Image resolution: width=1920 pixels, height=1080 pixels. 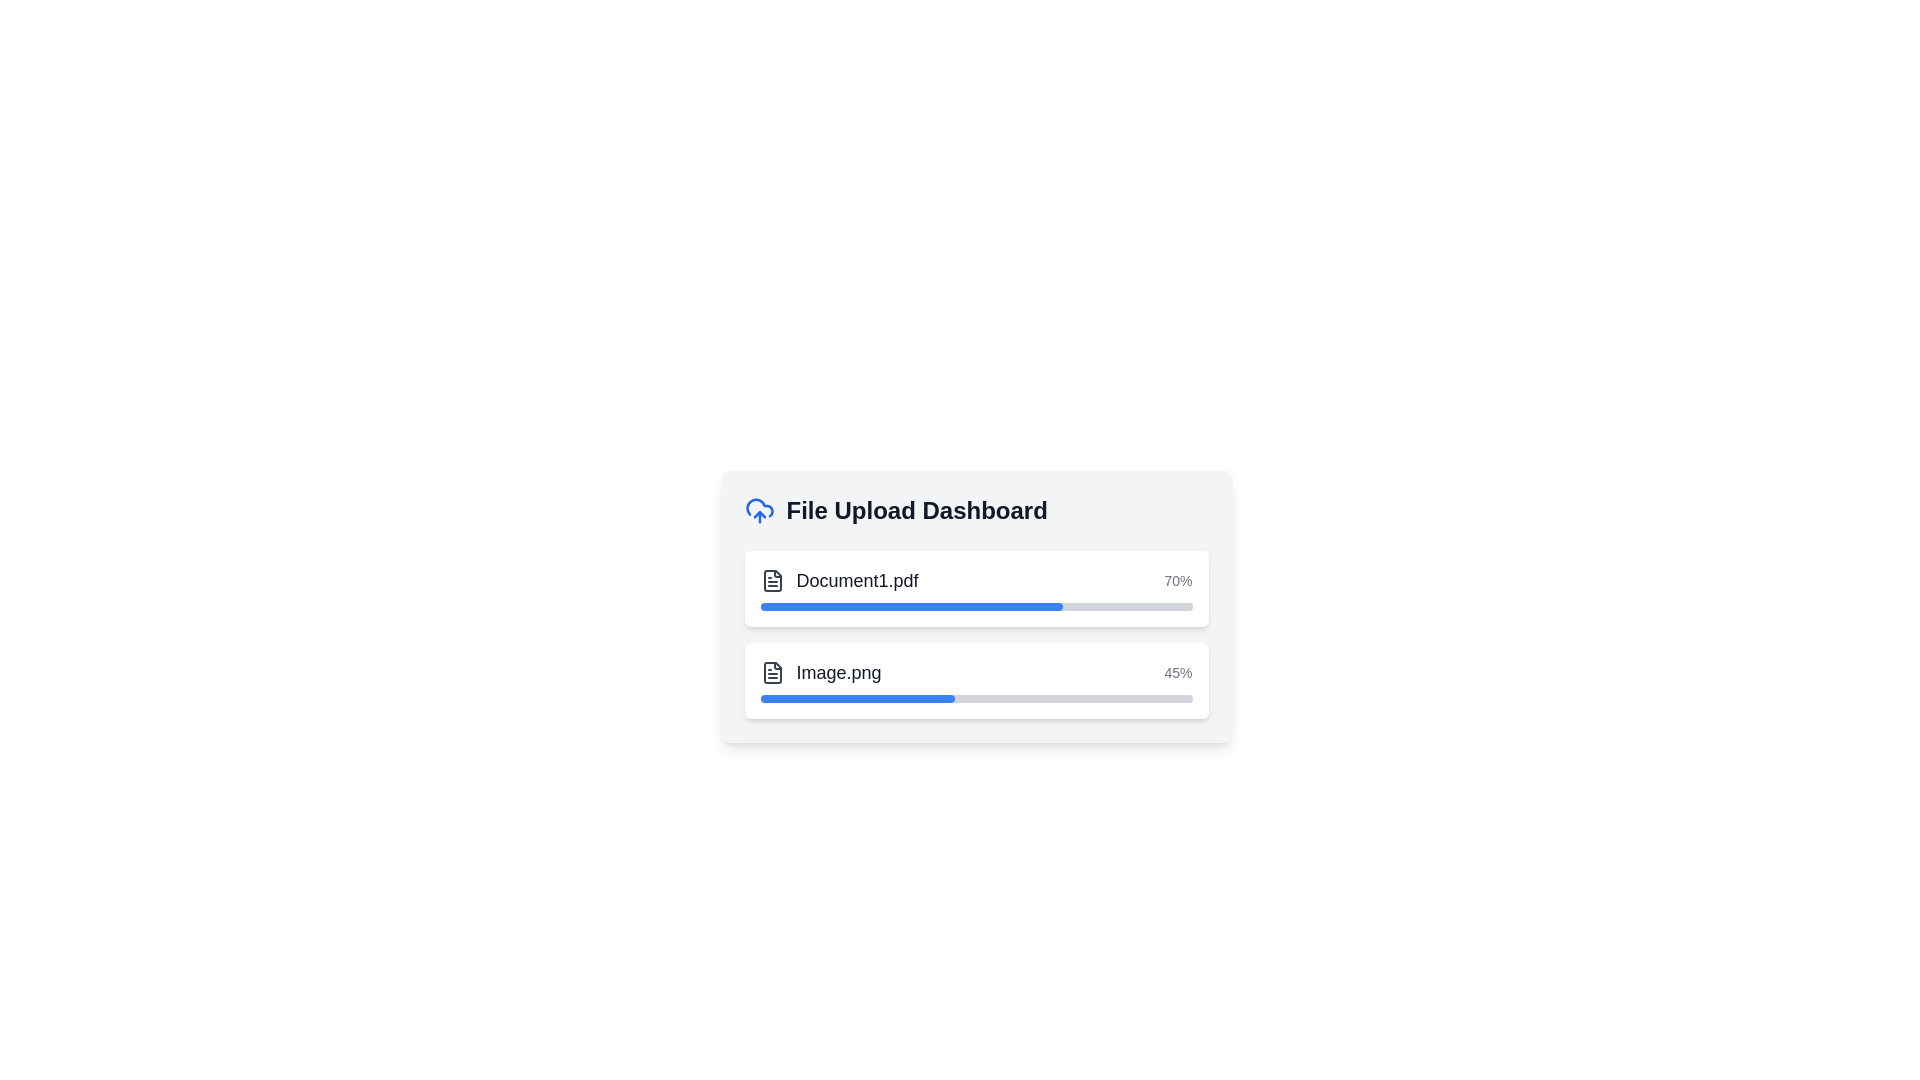 I want to click on the cloud outline component in the SVG graphic, which represents a non-interactive decorative piece for the cloud upload feature in the File Upload Dashboard, so click(x=758, y=507).